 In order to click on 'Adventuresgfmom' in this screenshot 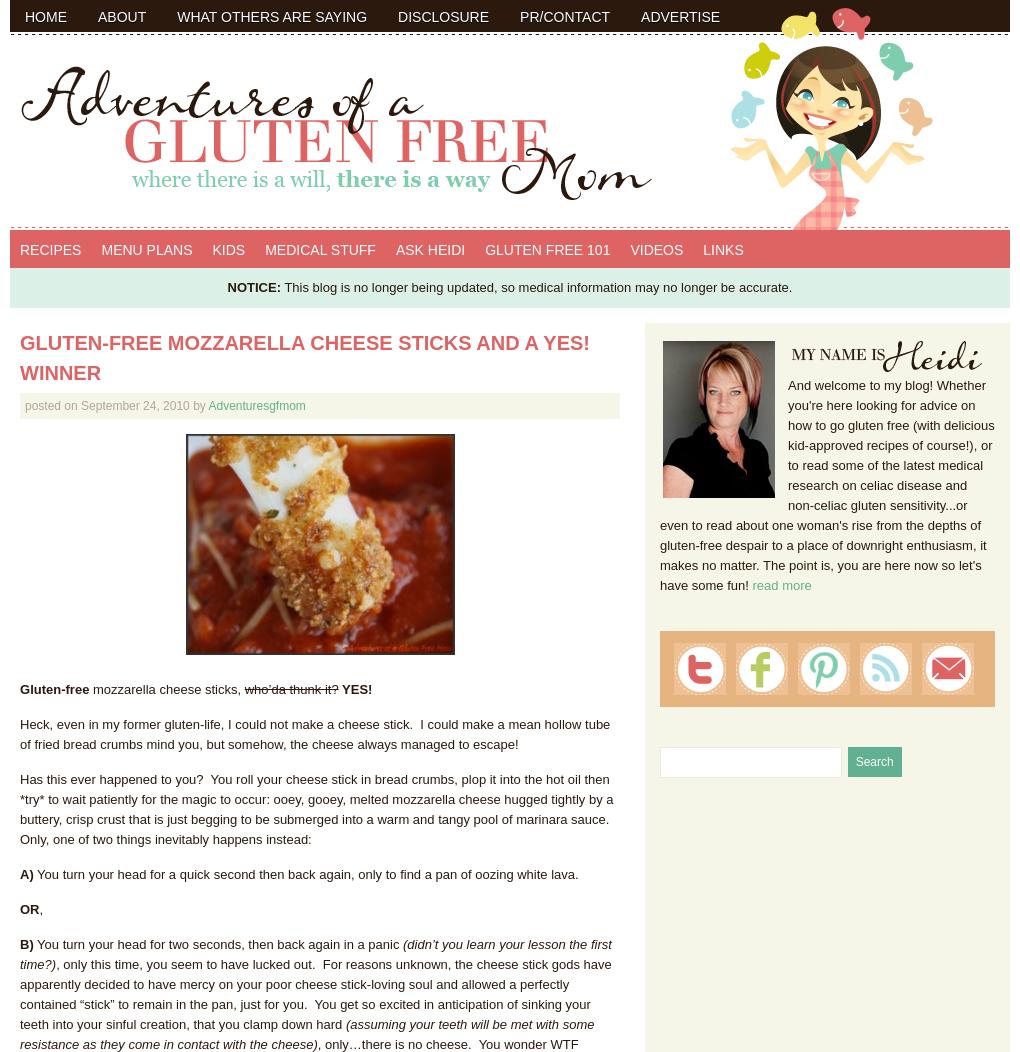, I will do `click(255, 404)`.